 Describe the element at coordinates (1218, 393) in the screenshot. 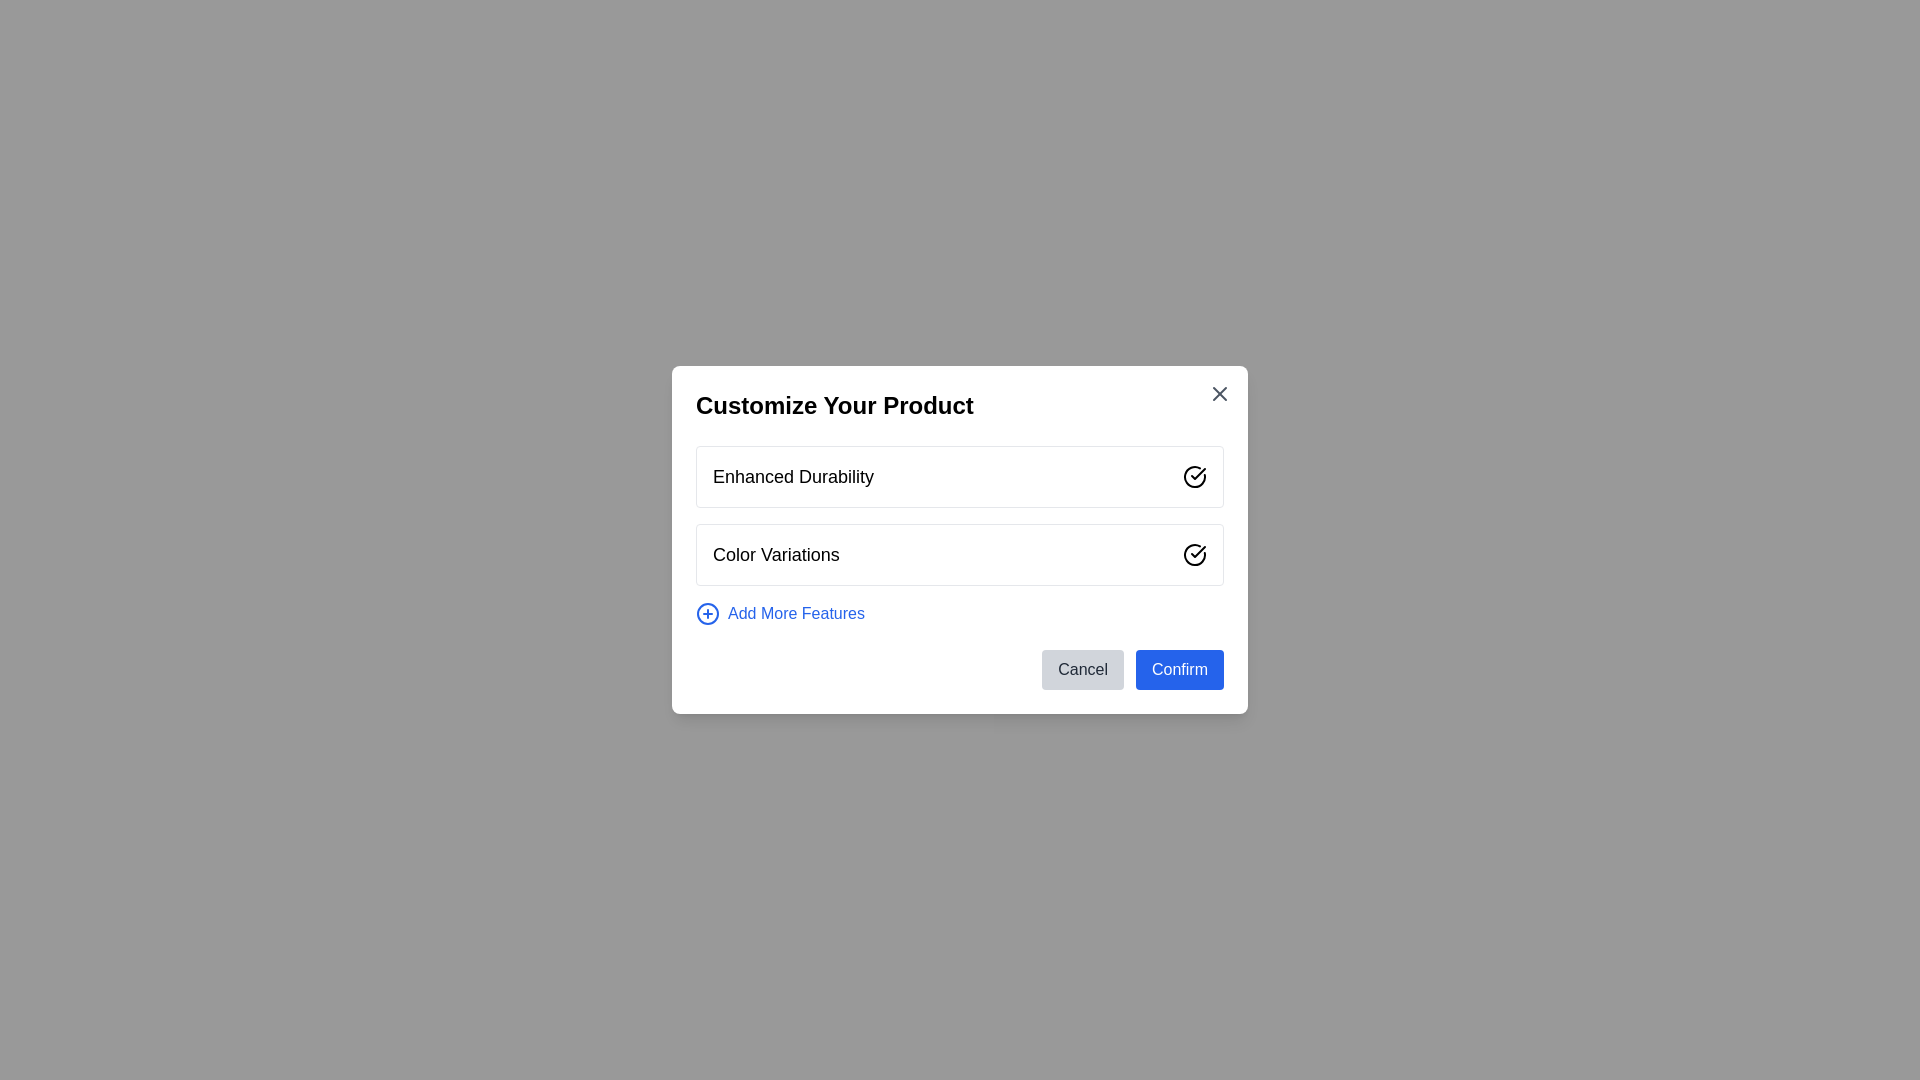

I see `the close button represented by a small 'X' icon located in the top-right corner of the modal dialog titled 'Customize Your Product'` at that location.